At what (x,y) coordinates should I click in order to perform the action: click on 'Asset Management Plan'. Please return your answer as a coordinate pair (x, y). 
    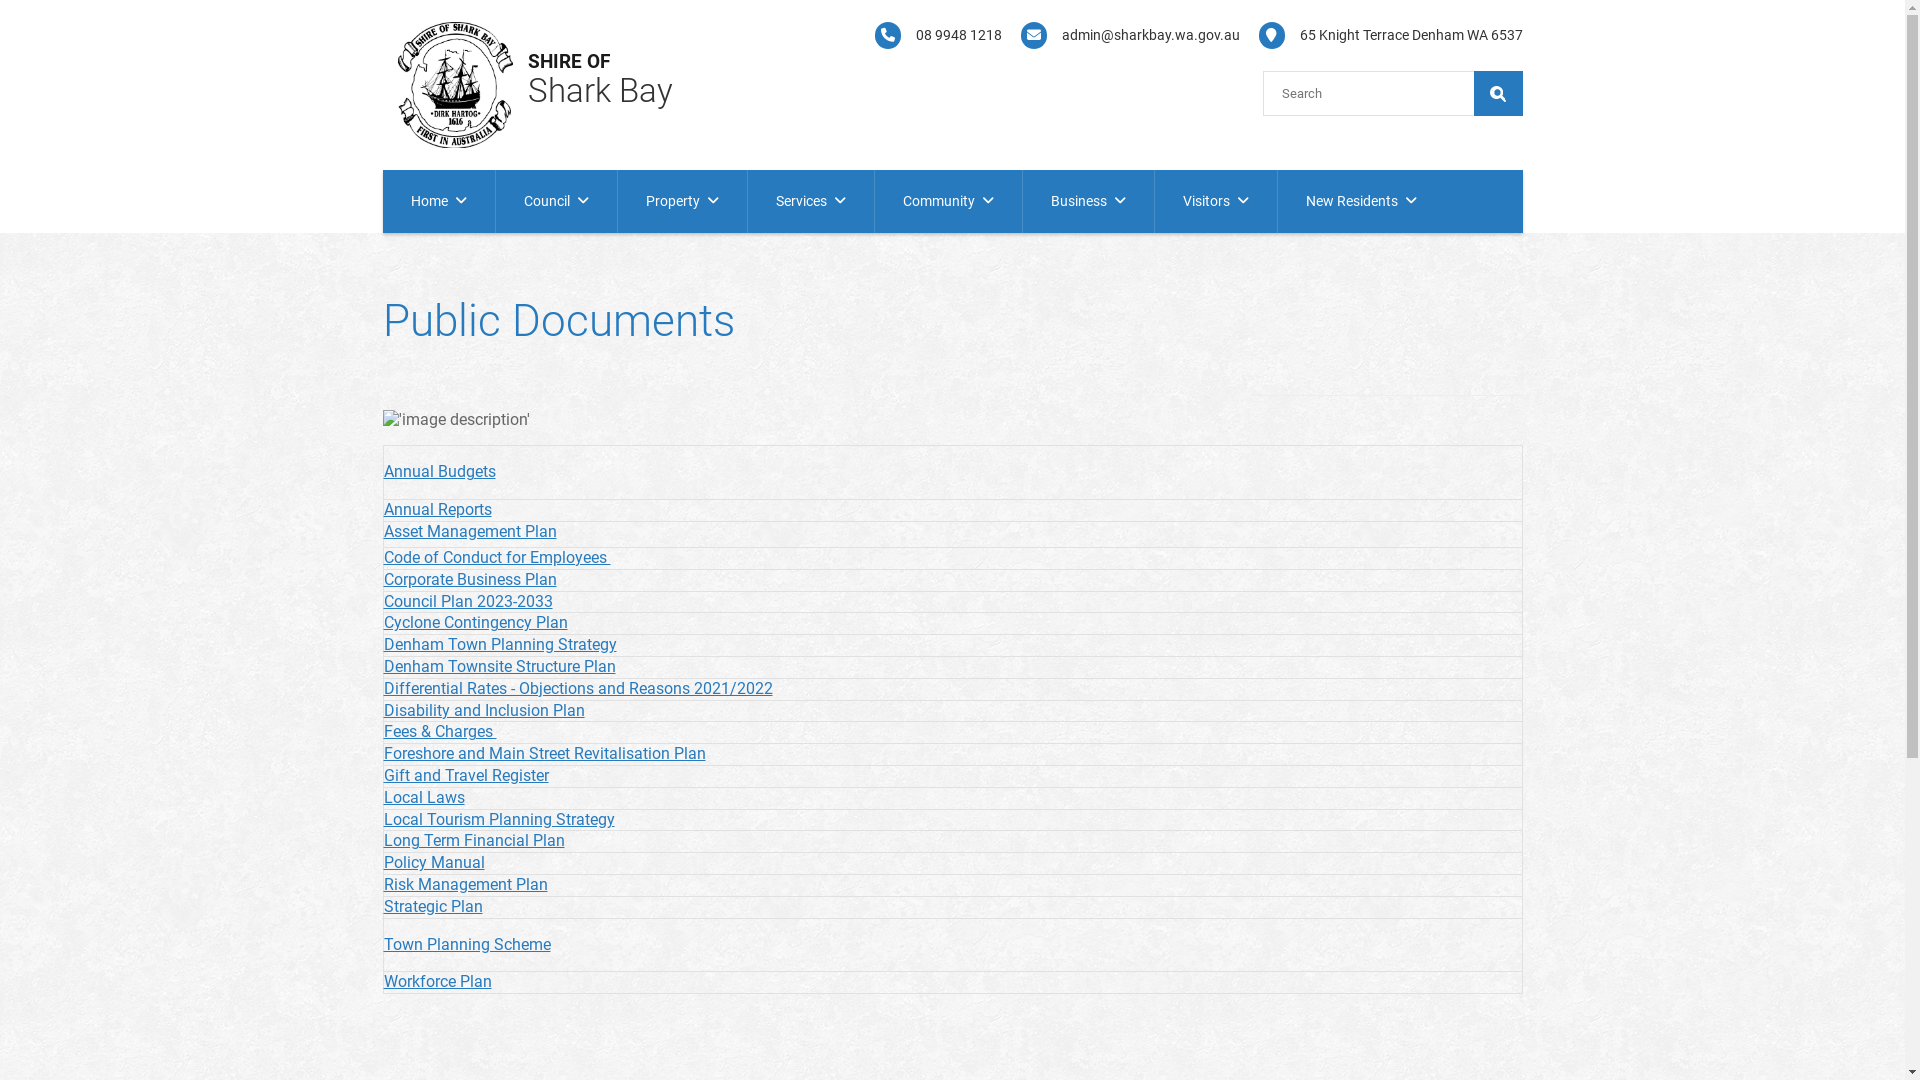
    Looking at the image, I should click on (469, 530).